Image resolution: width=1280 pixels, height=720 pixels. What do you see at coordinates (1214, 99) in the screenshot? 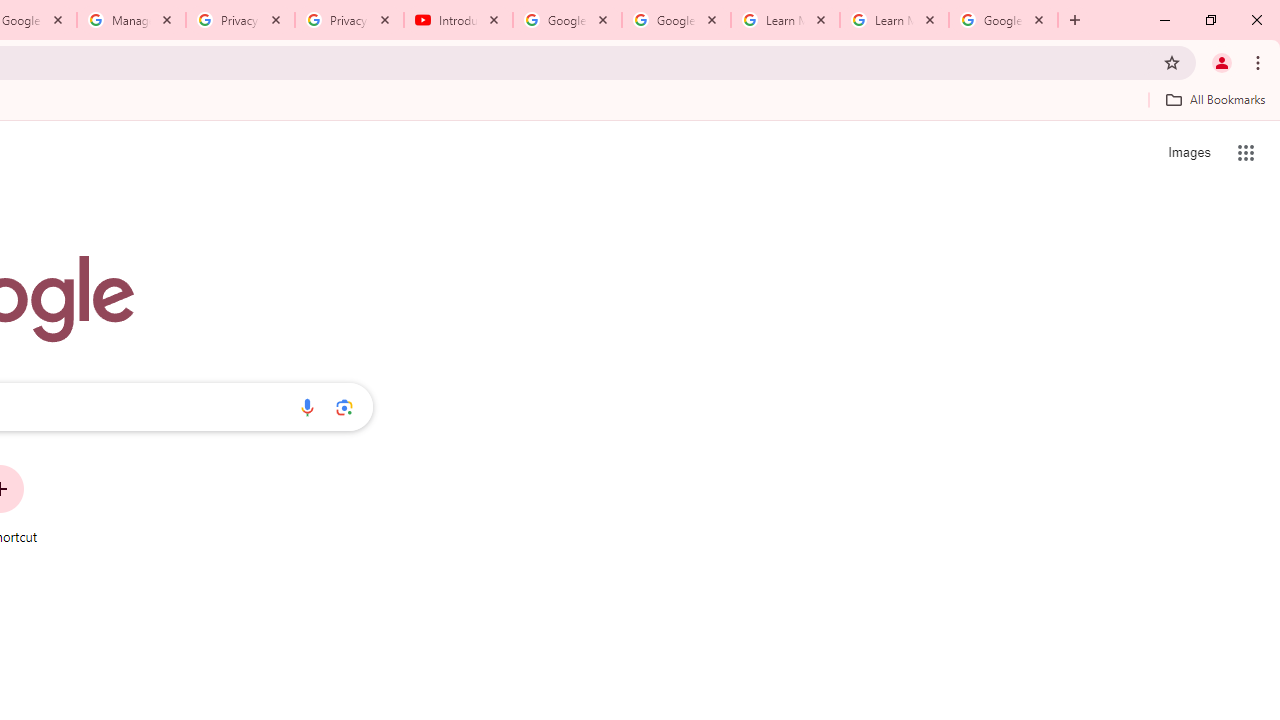
I see `'All Bookmarks'` at bounding box center [1214, 99].